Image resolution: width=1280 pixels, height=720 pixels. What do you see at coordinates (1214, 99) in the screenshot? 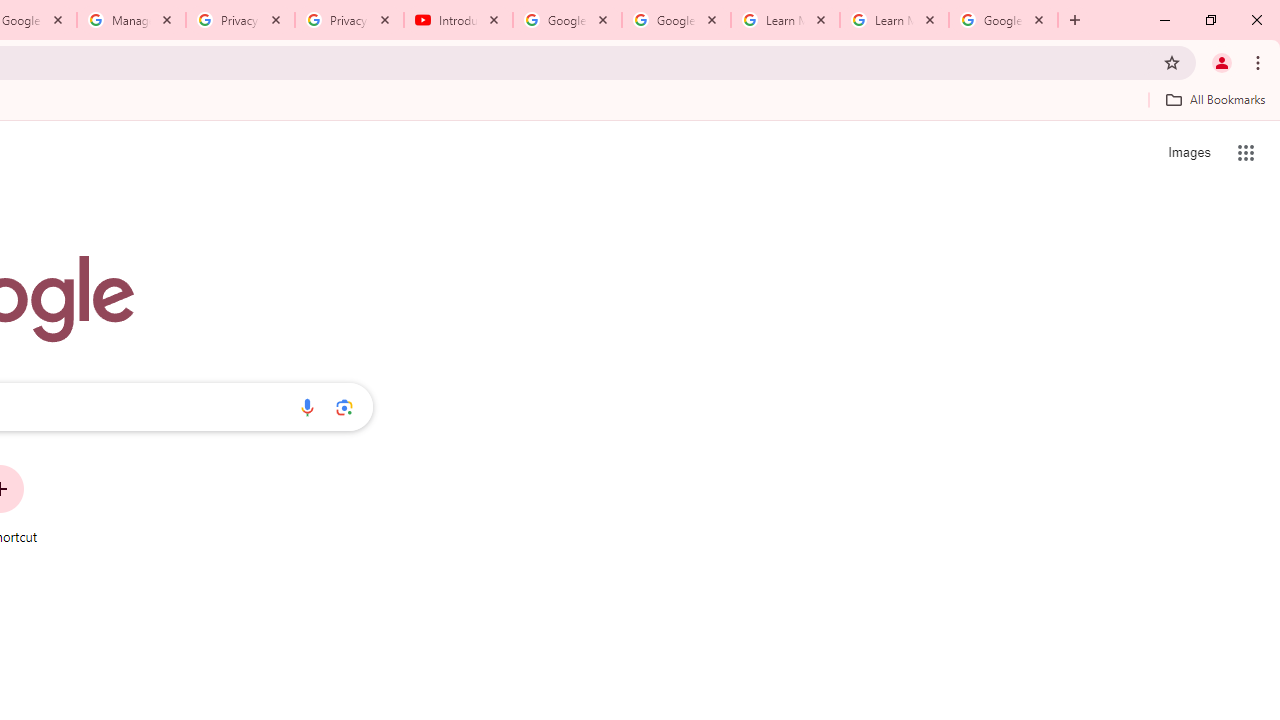
I see `'All Bookmarks'` at bounding box center [1214, 99].